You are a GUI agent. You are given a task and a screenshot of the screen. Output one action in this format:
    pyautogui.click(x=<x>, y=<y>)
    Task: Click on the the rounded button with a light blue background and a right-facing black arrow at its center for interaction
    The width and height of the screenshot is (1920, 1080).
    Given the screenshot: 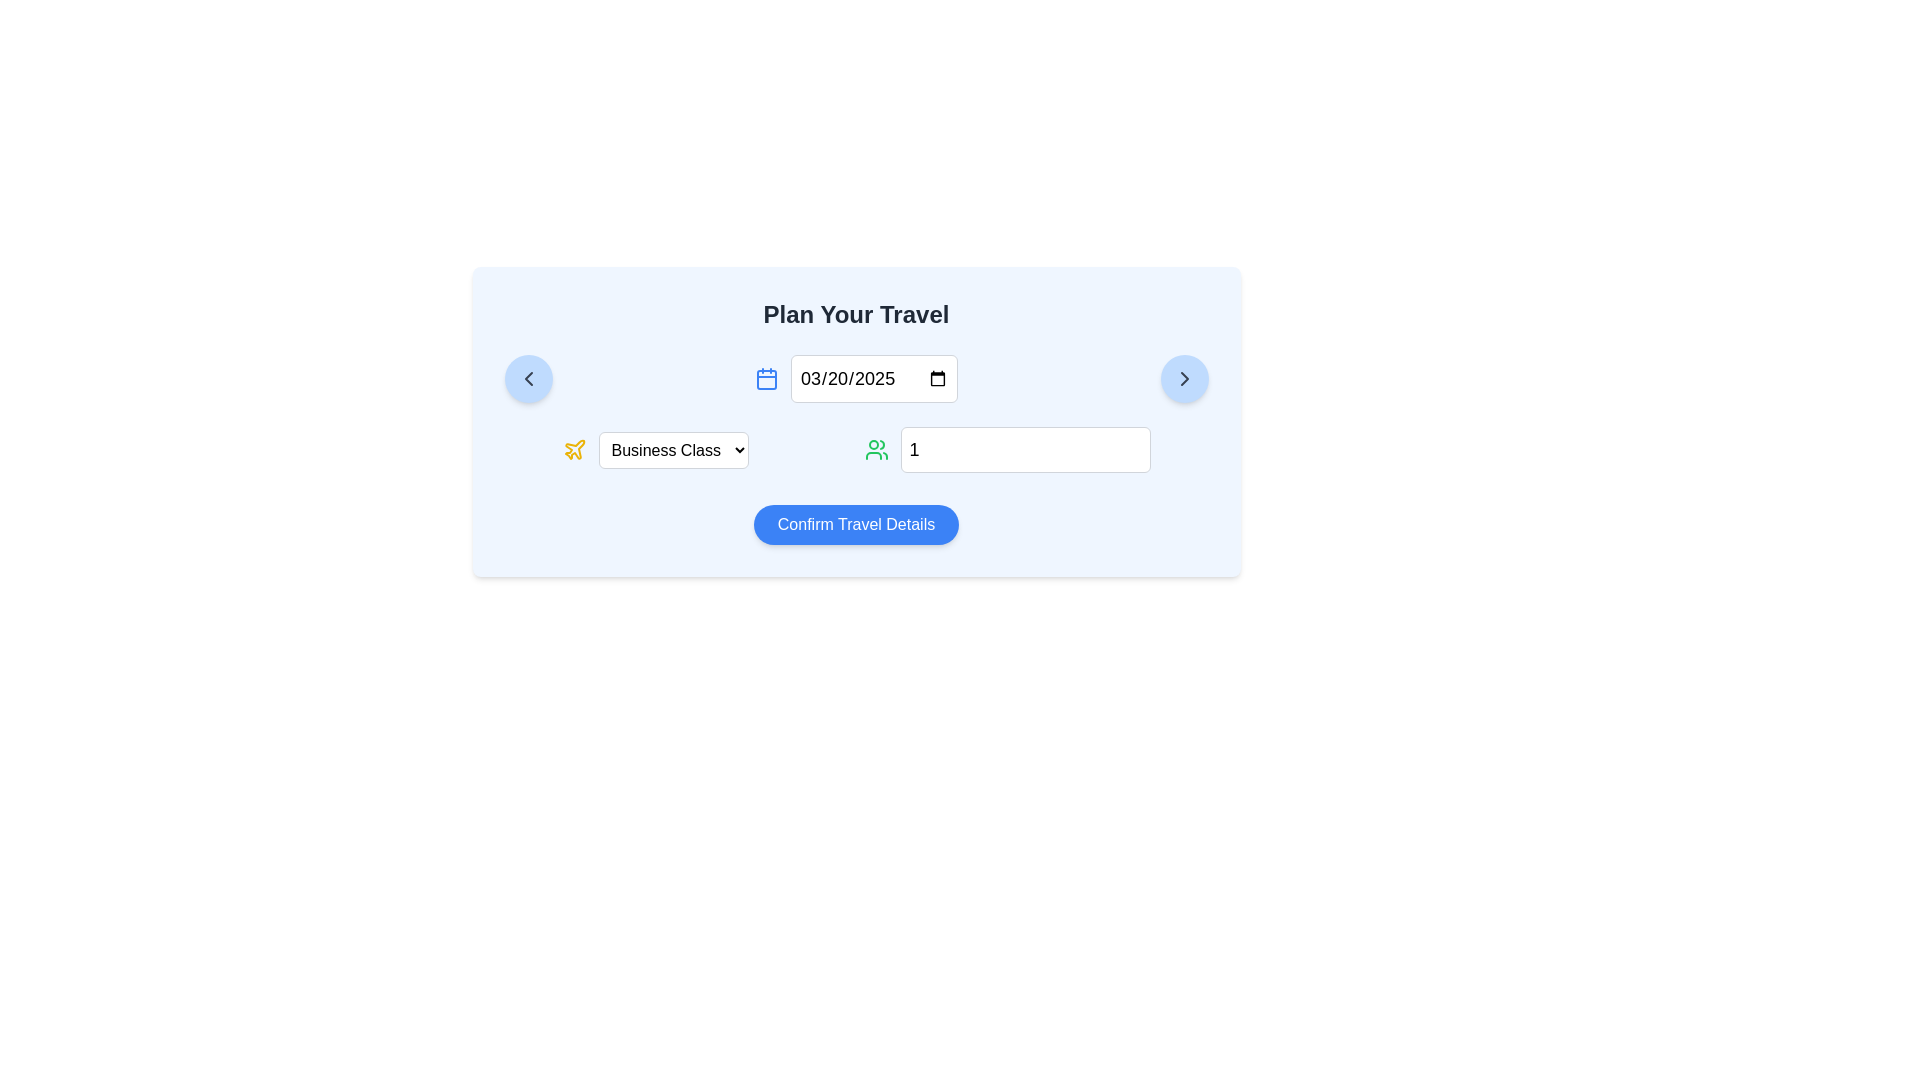 What is the action you would take?
    pyautogui.click(x=1184, y=378)
    